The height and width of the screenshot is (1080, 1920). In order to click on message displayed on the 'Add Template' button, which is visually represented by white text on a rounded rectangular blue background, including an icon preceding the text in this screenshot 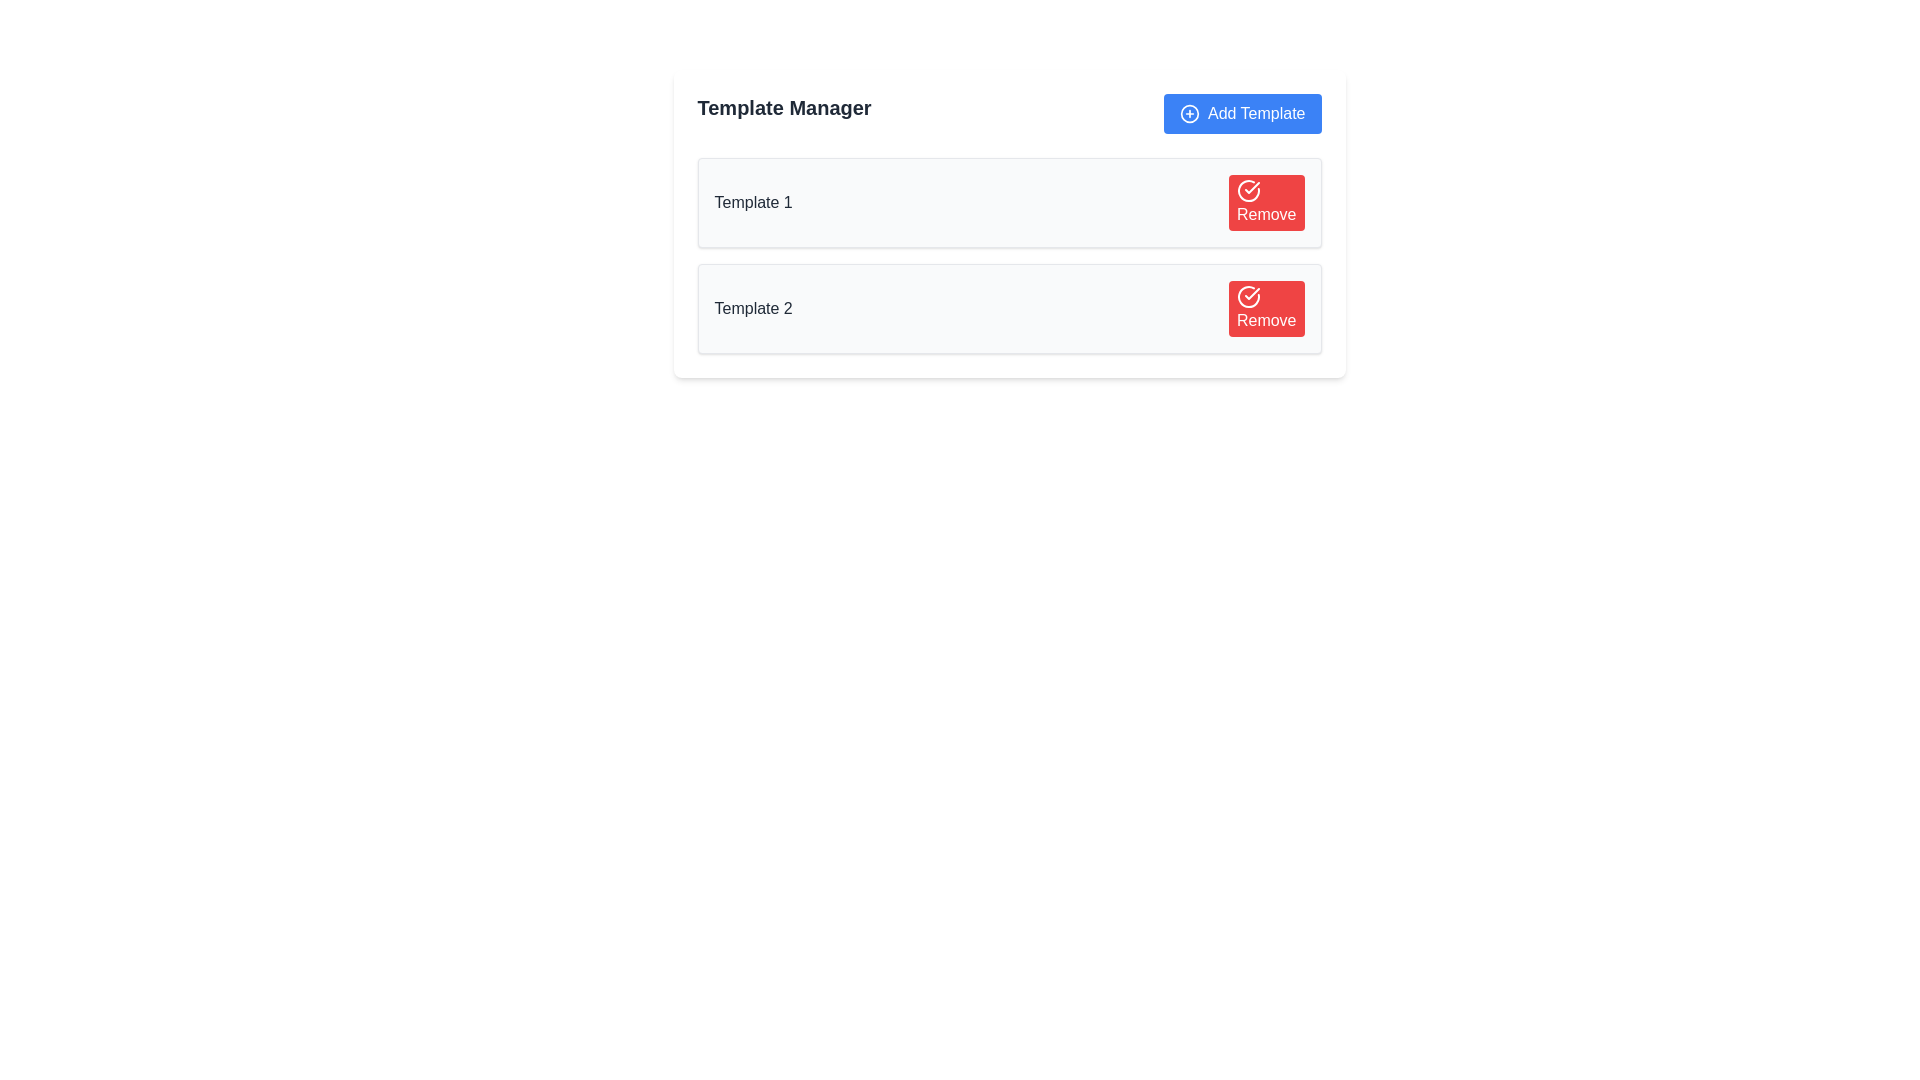, I will do `click(1255, 114)`.